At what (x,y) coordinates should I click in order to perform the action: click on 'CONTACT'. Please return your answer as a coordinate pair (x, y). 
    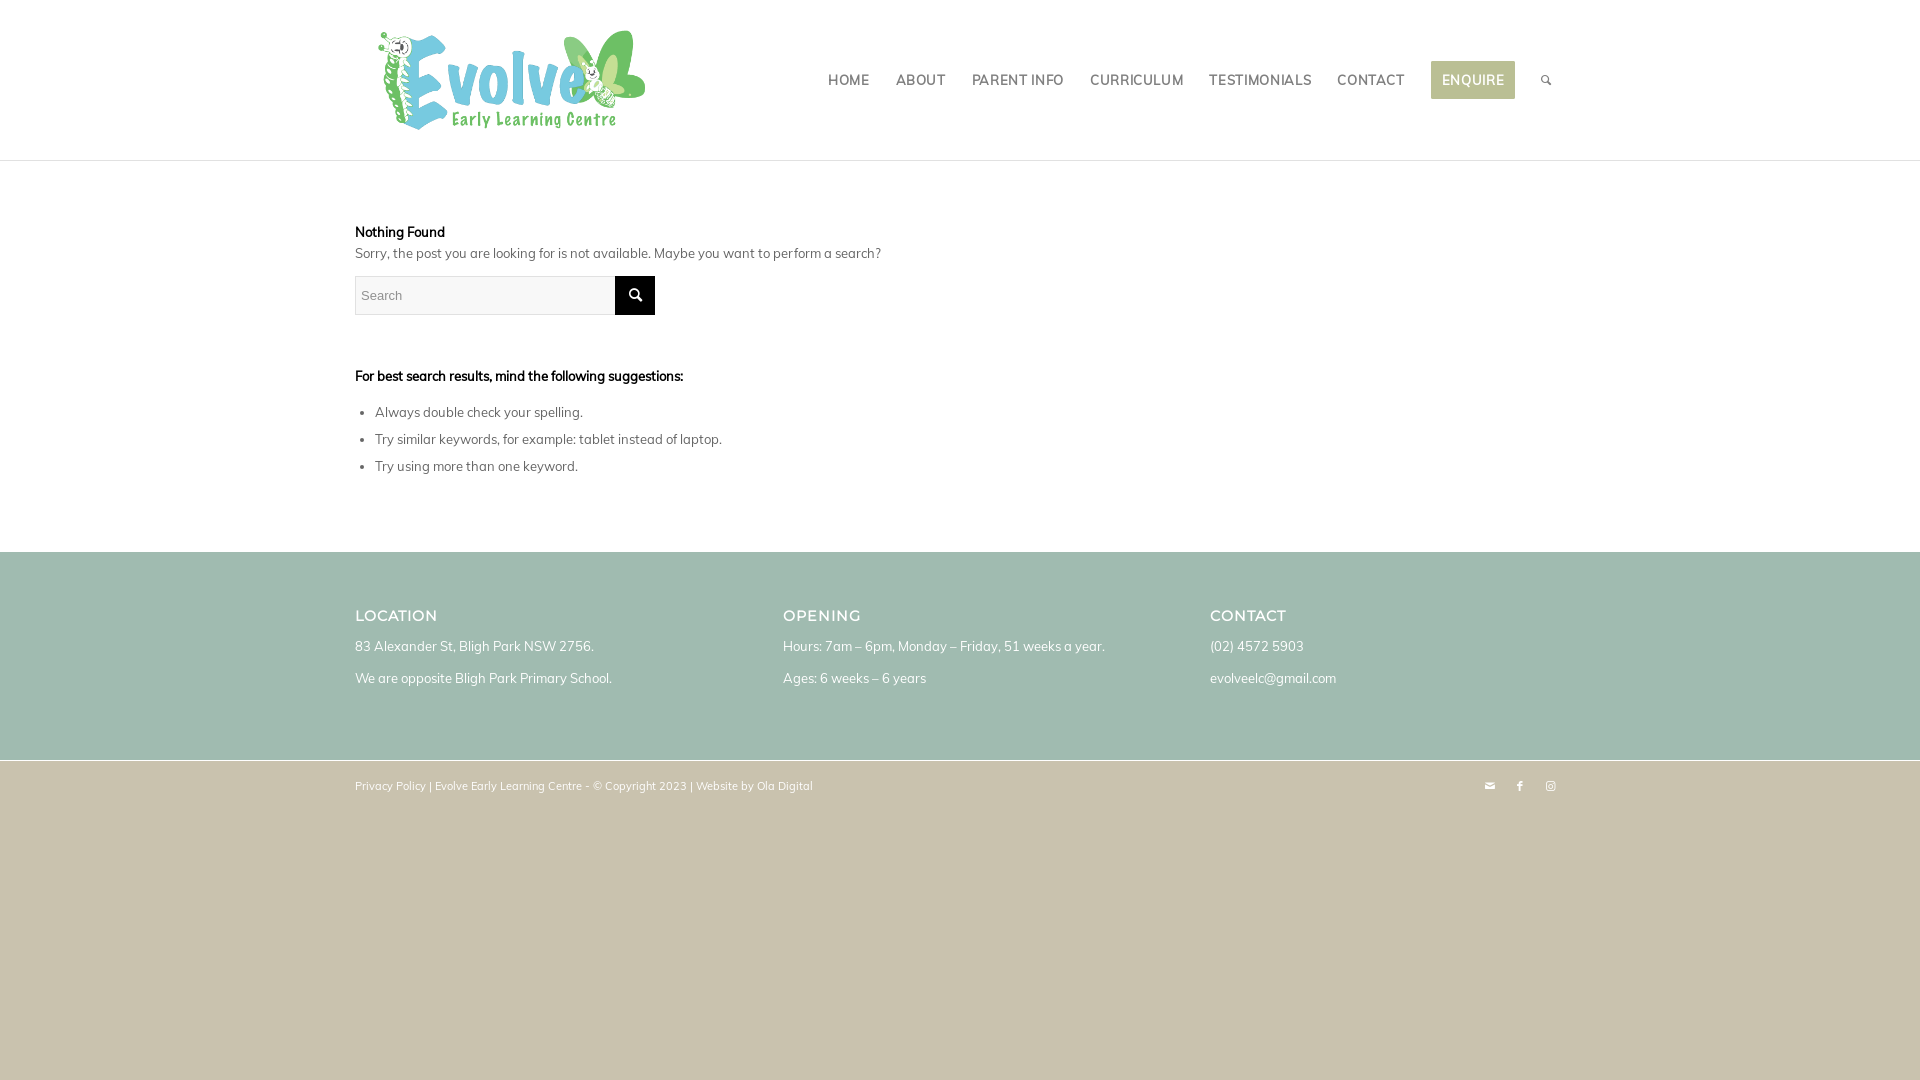
    Looking at the image, I should click on (1324, 79).